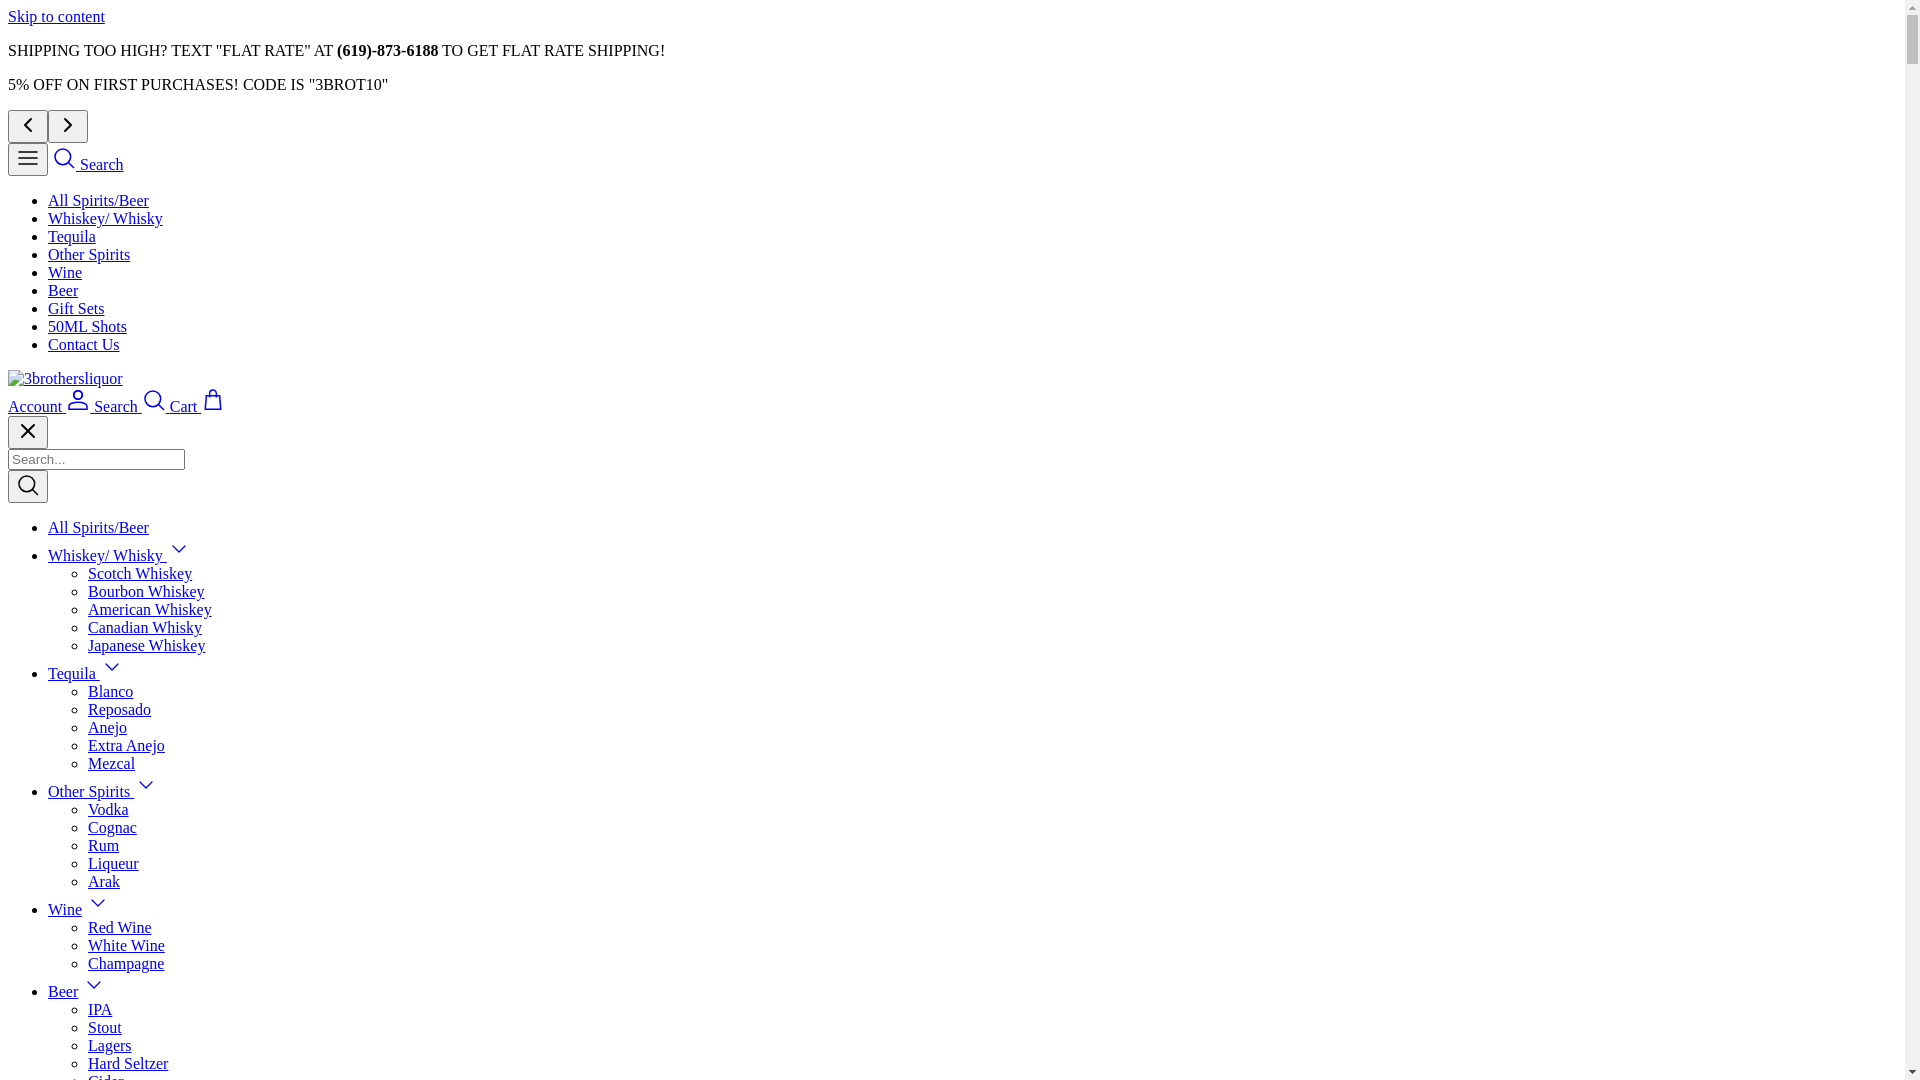  I want to click on 'Anejo', so click(106, 727).